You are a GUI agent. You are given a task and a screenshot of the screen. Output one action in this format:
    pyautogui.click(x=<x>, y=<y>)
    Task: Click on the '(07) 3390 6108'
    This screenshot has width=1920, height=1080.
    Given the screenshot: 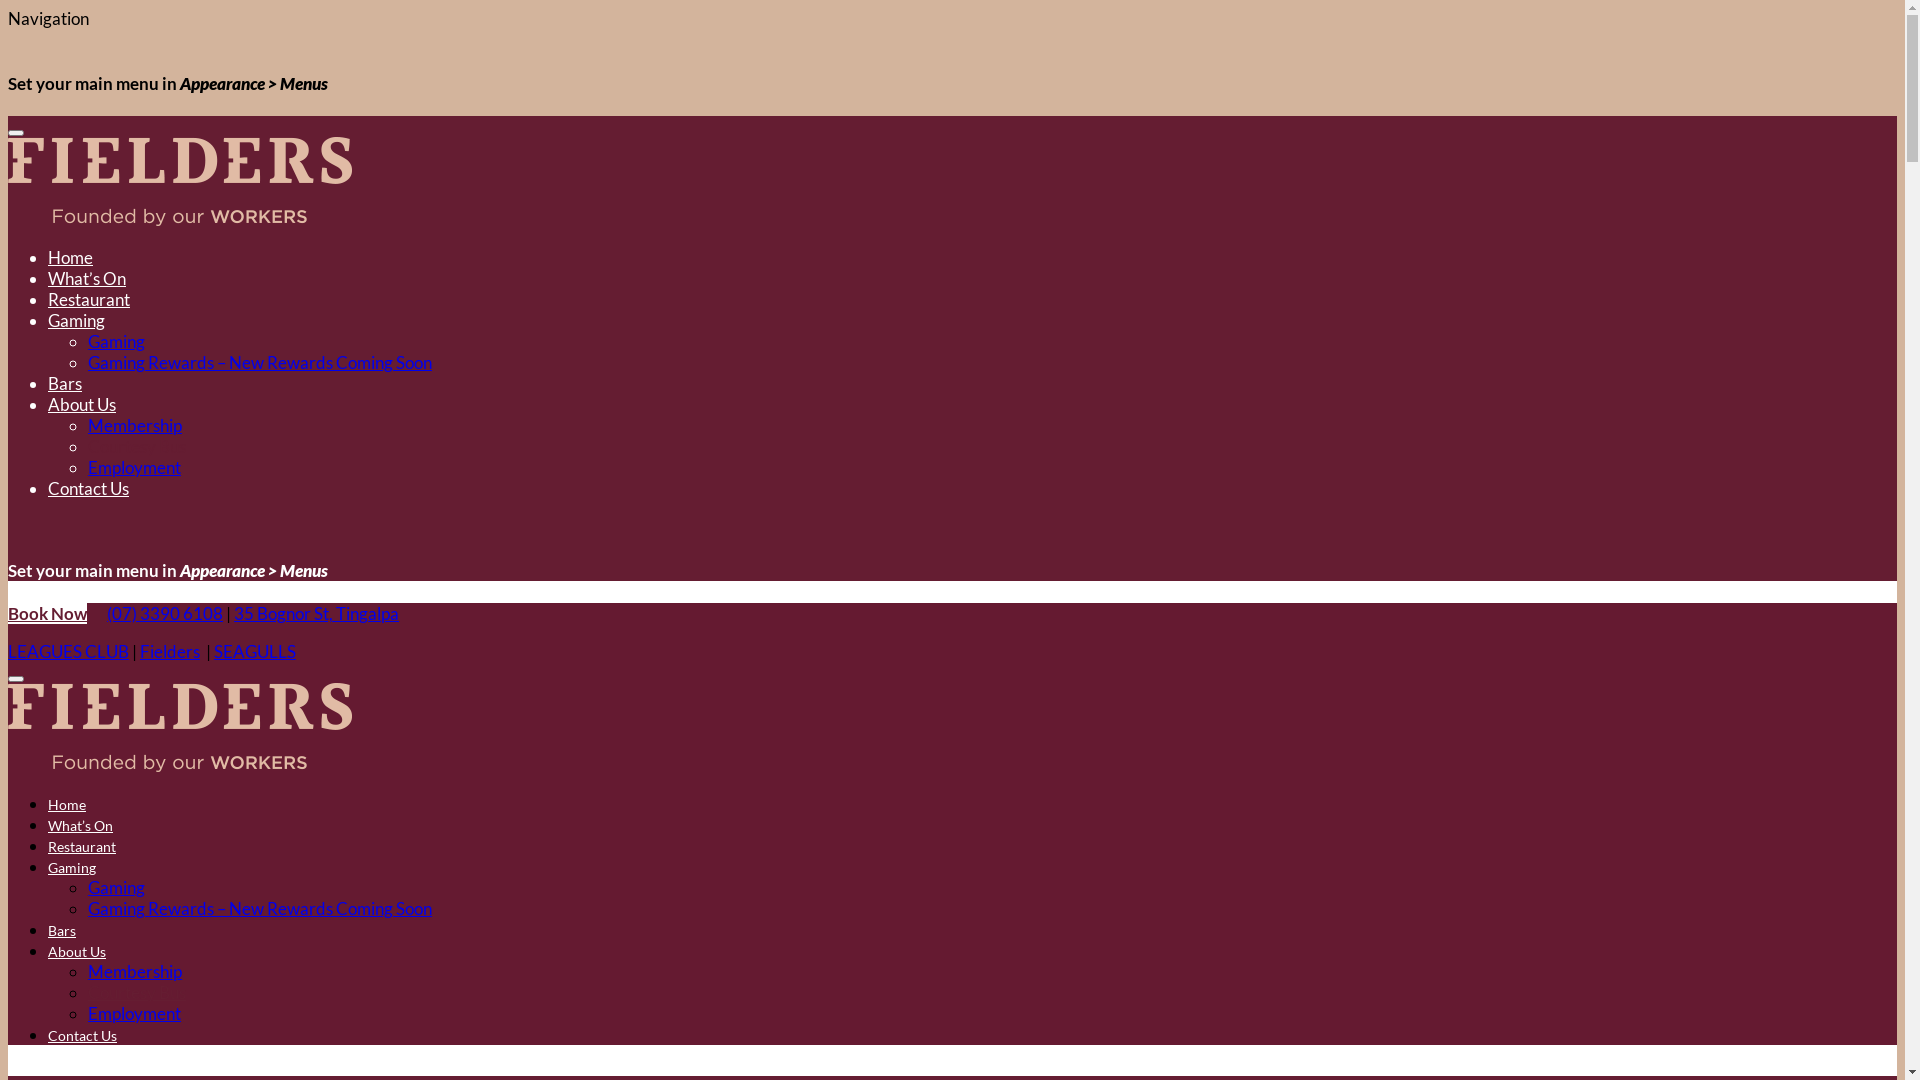 What is the action you would take?
    pyautogui.click(x=105, y=612)
    